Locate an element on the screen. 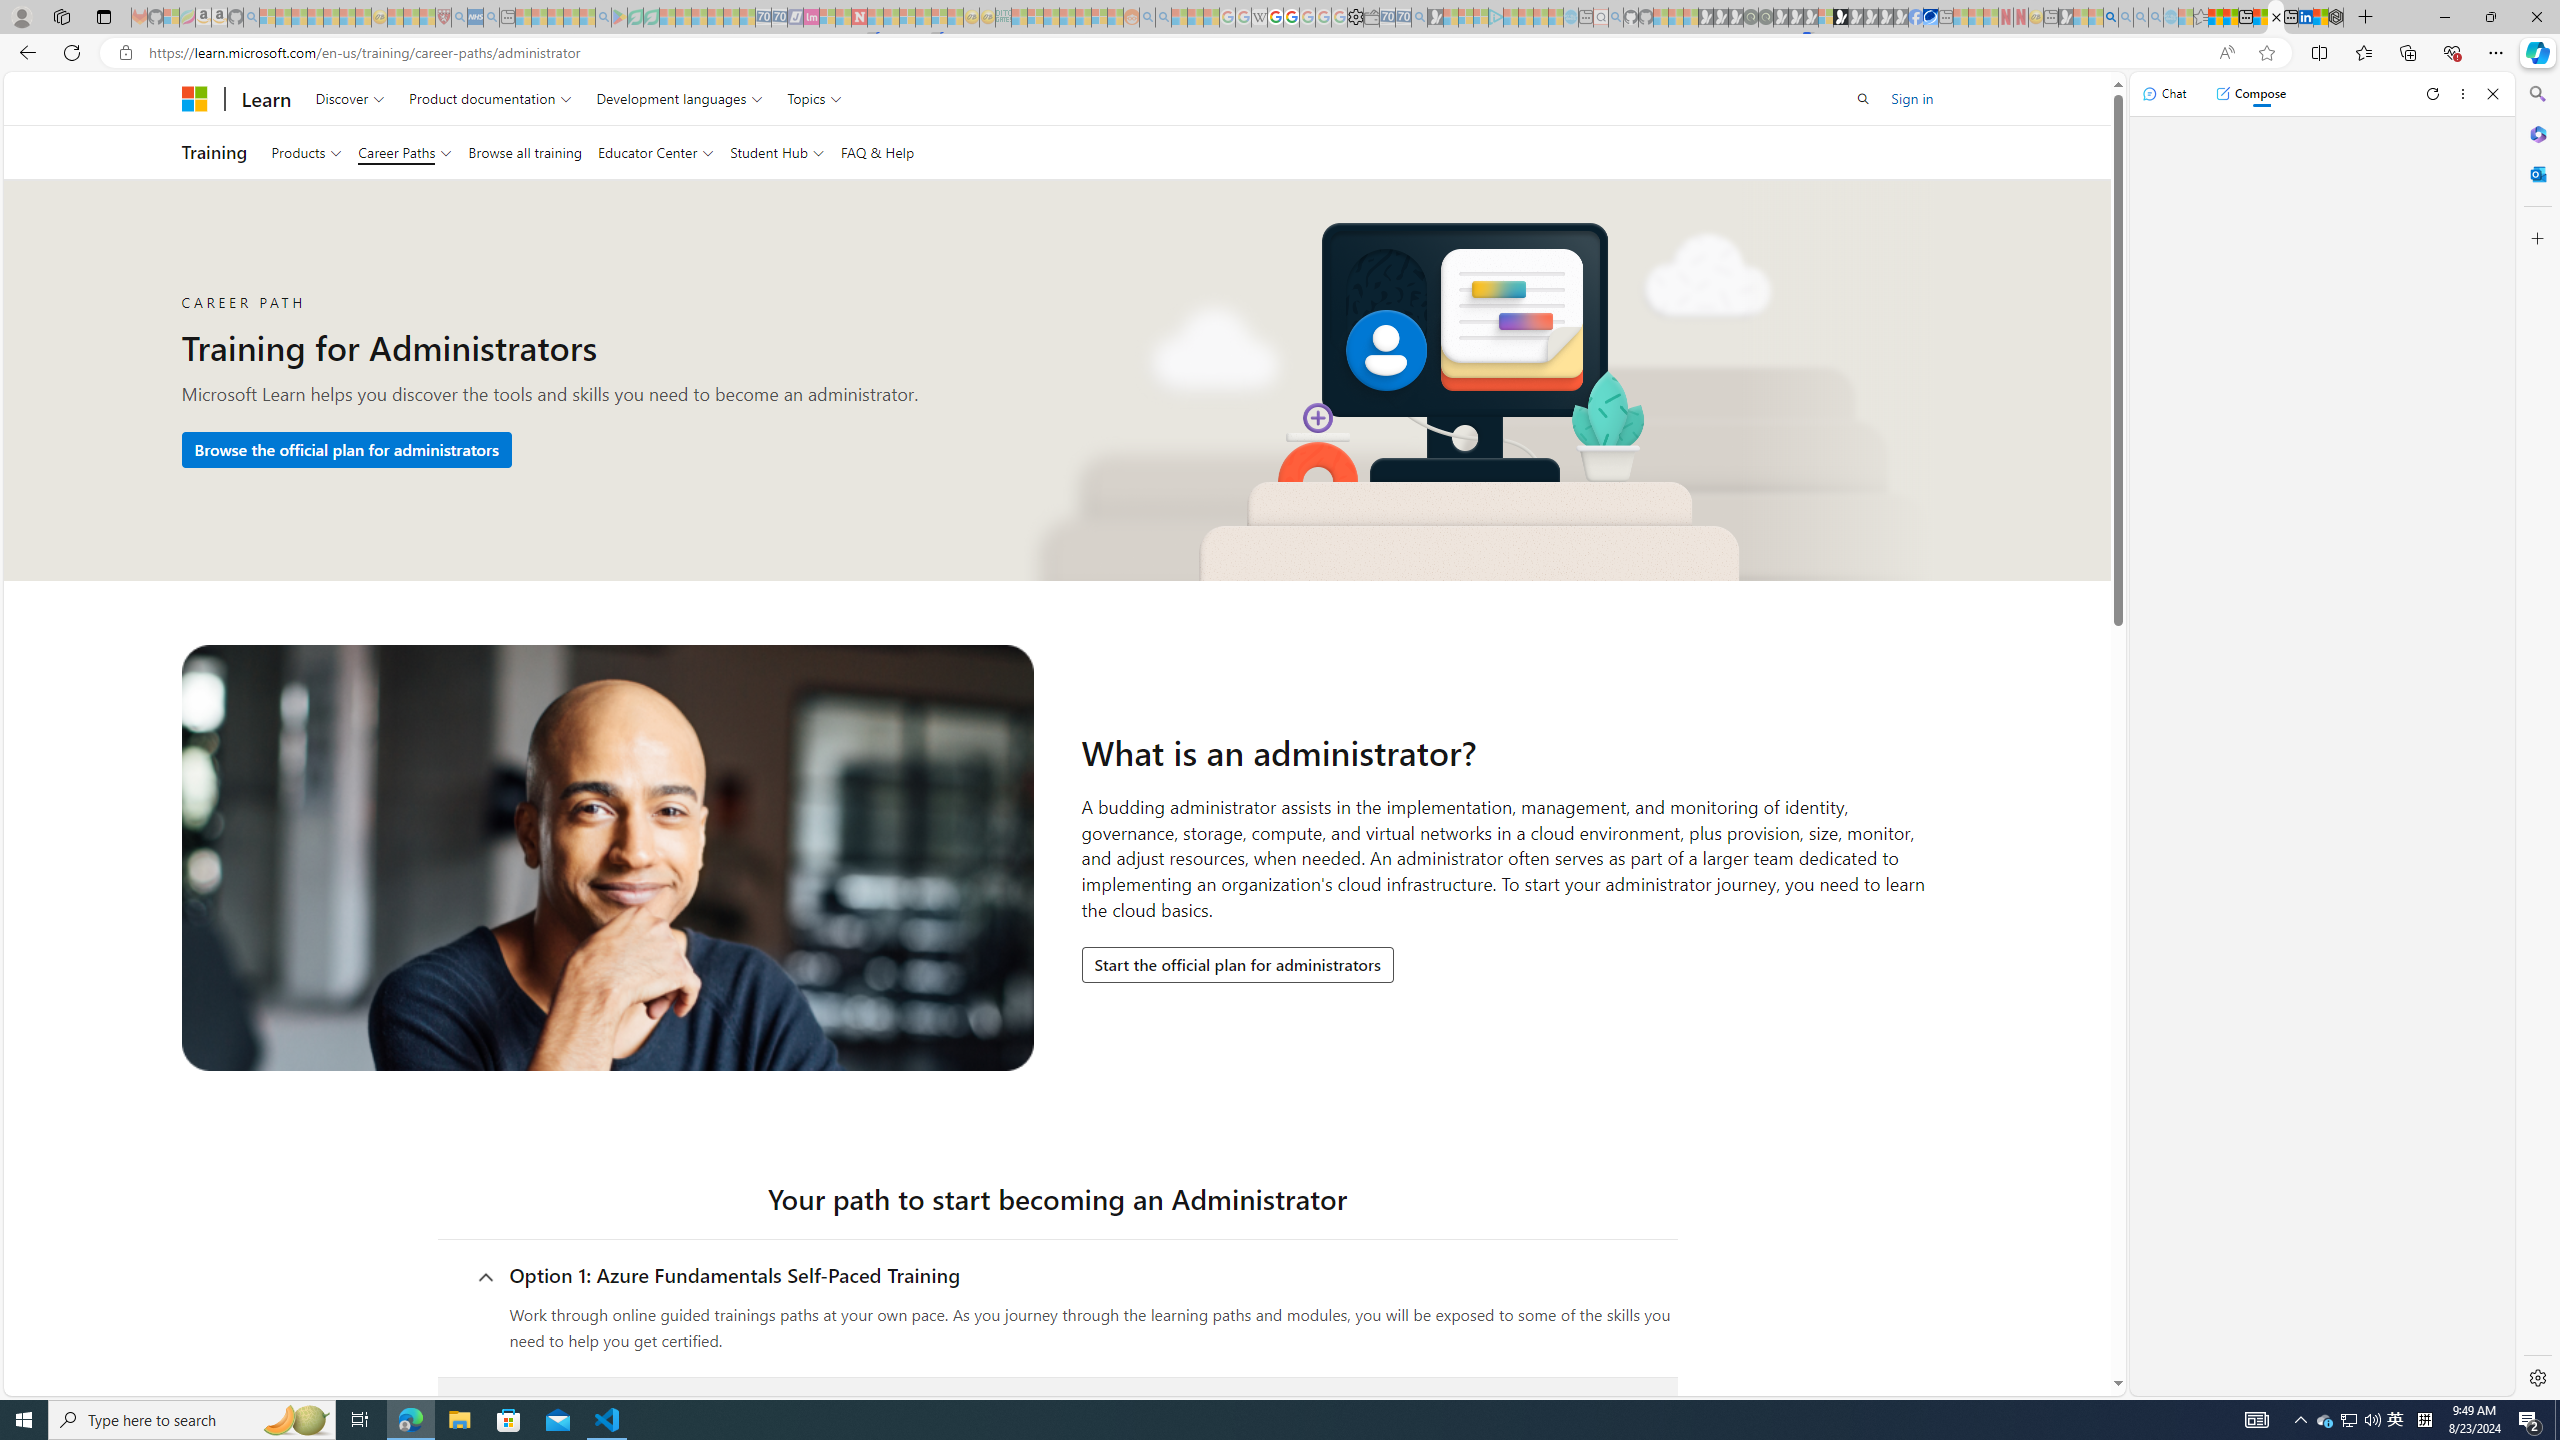 The image size is (2560, 1440). 'Microsoft-Report a Concern to Bing - Sleeping' is located at coordinates (171, 16).